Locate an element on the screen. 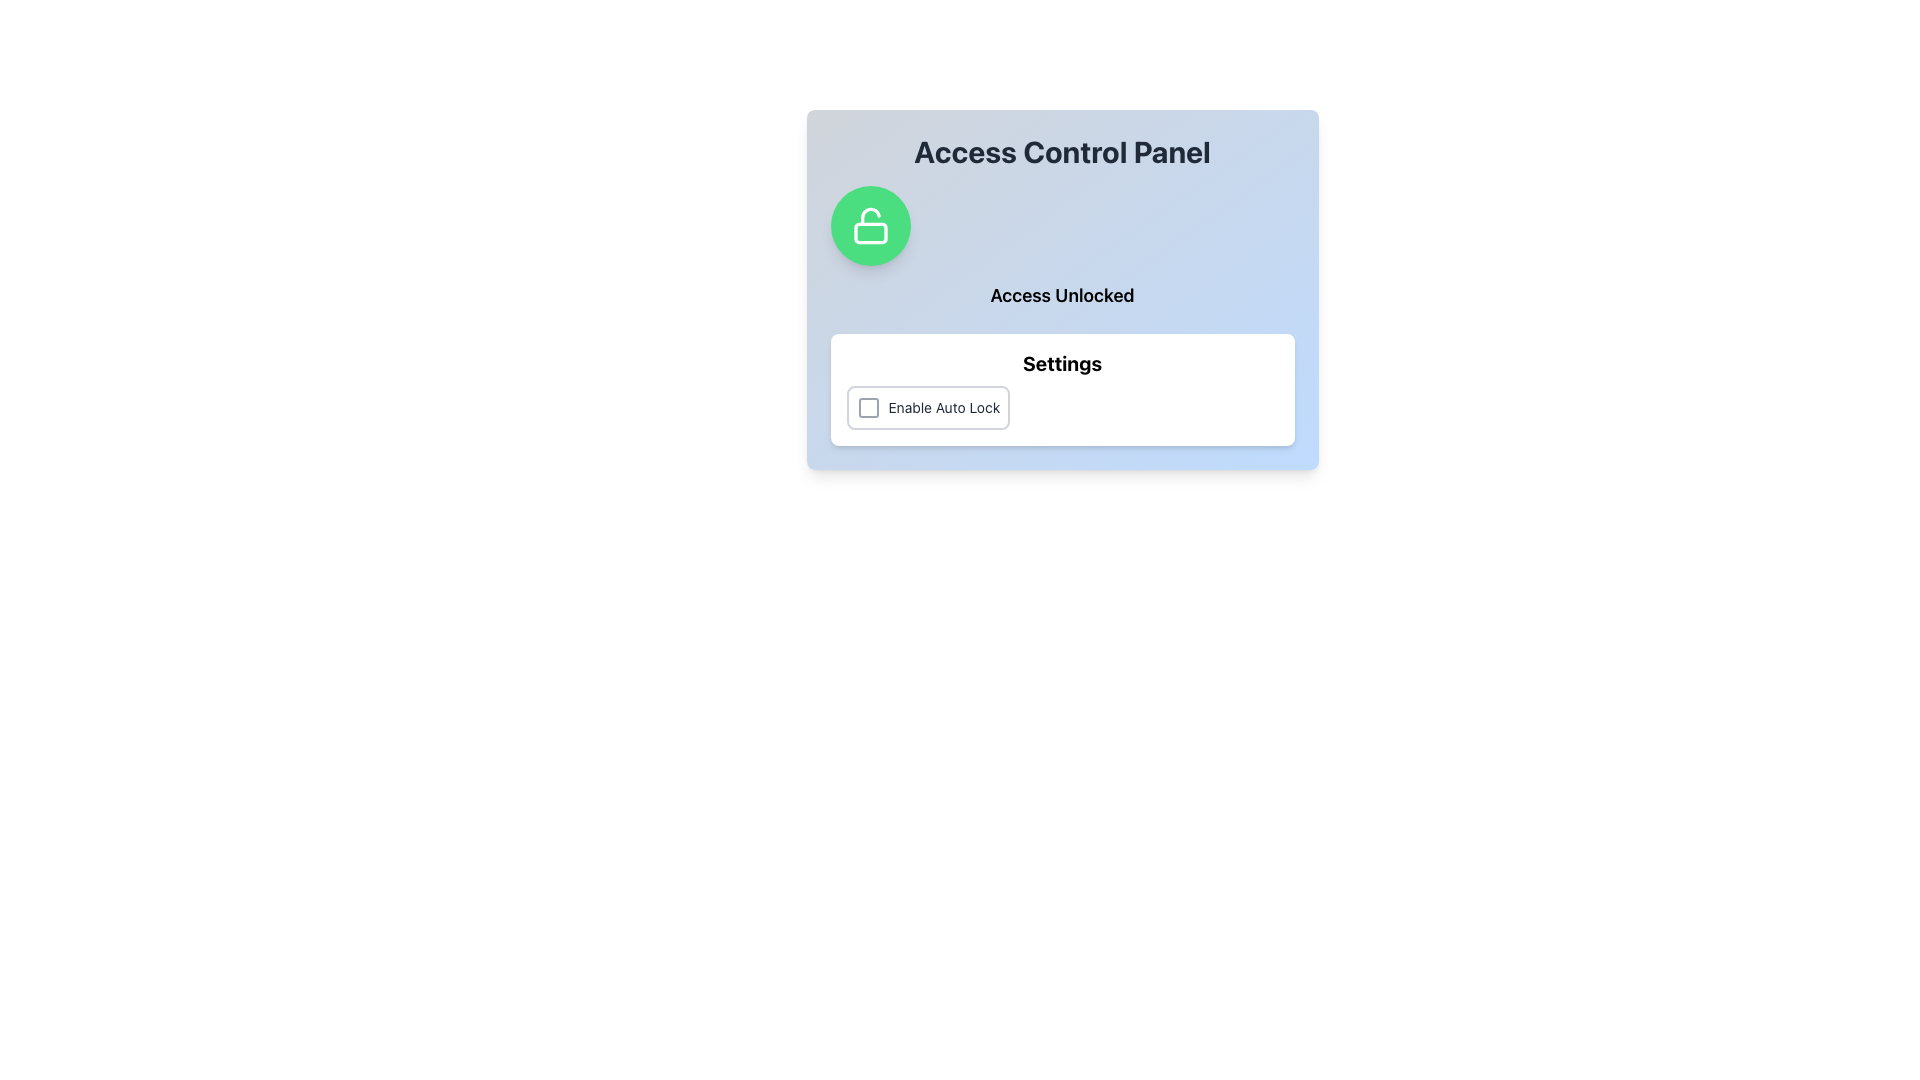  the static text label that indicates access has been granted, positioned below the green lock icon and above the 'Settings' label is located at coordinates (1061, 296).